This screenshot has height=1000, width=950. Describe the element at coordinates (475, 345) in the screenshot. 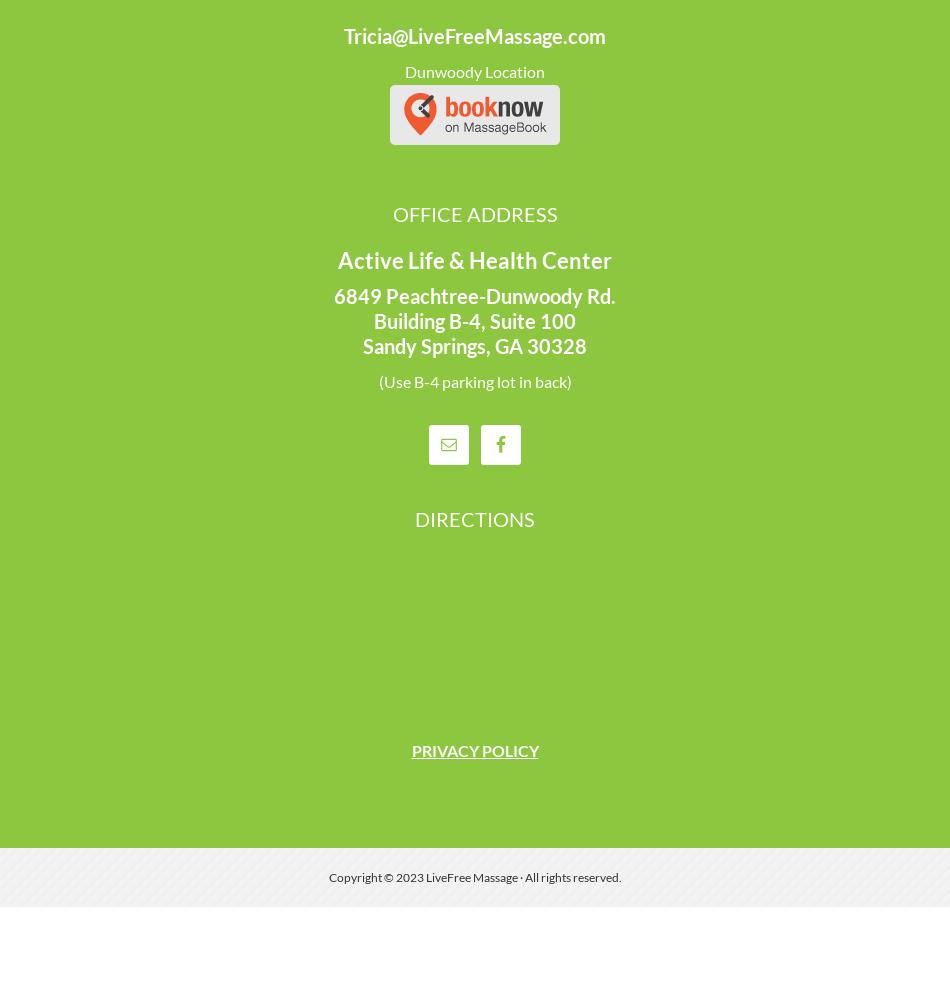

I see `'Sandy Springs, GA 30328'` at that location.